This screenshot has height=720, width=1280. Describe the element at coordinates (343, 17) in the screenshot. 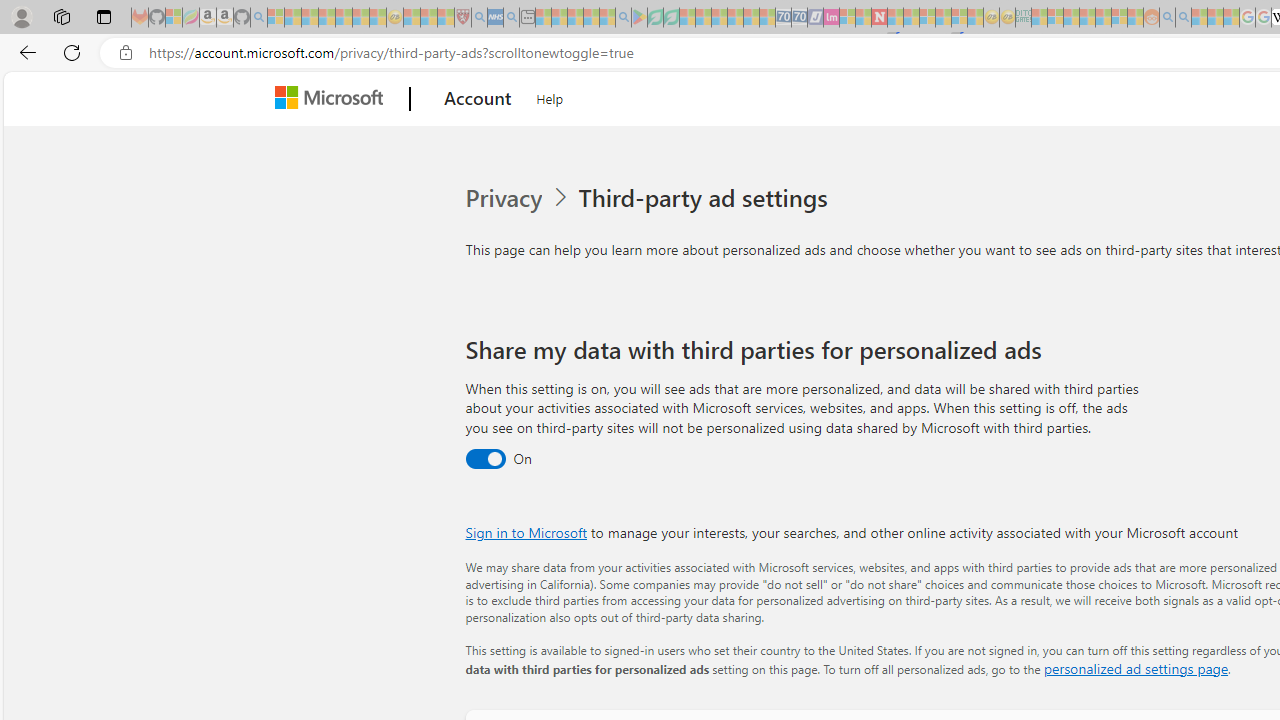

I see `'New Report Confirms 2023 Was Record Hot | Watch - Sleeping'` at that location.